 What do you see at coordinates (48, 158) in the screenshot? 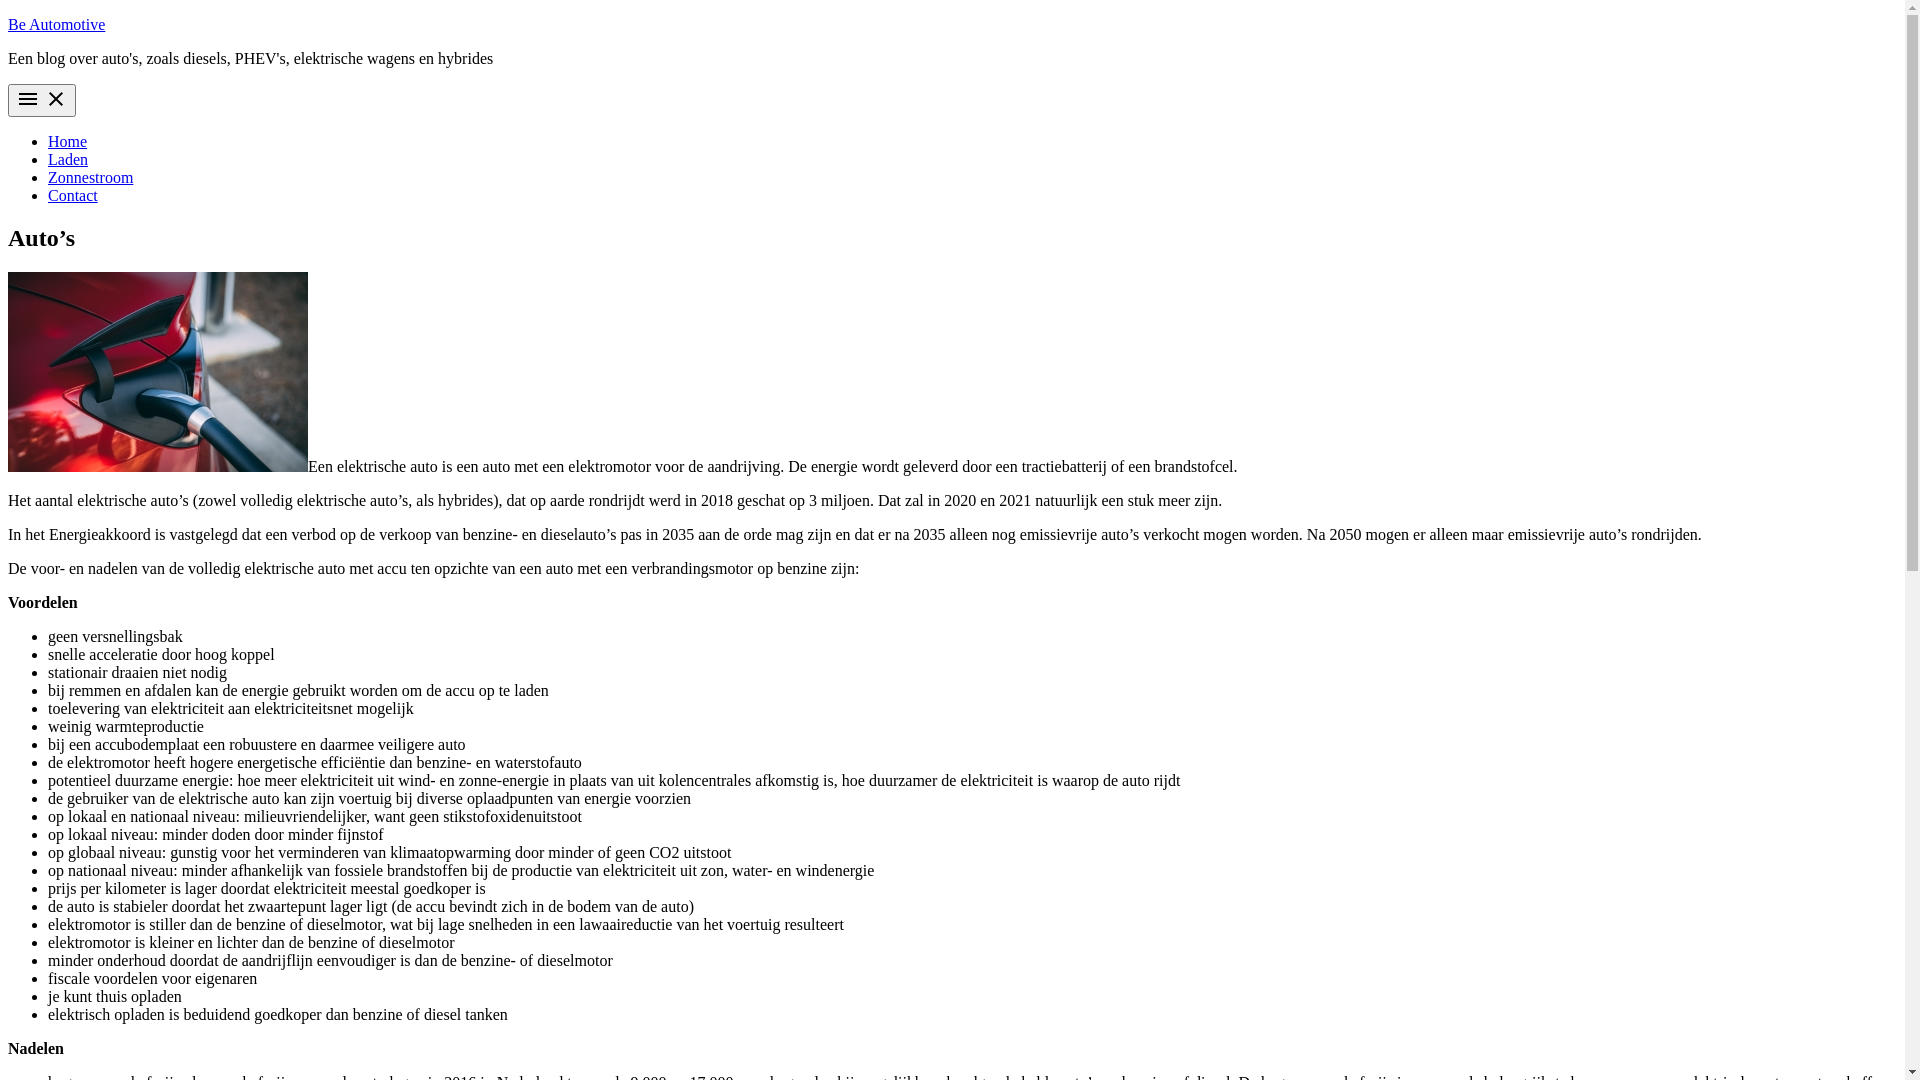
I see `'Laden'` at bounding box center [48, 158].